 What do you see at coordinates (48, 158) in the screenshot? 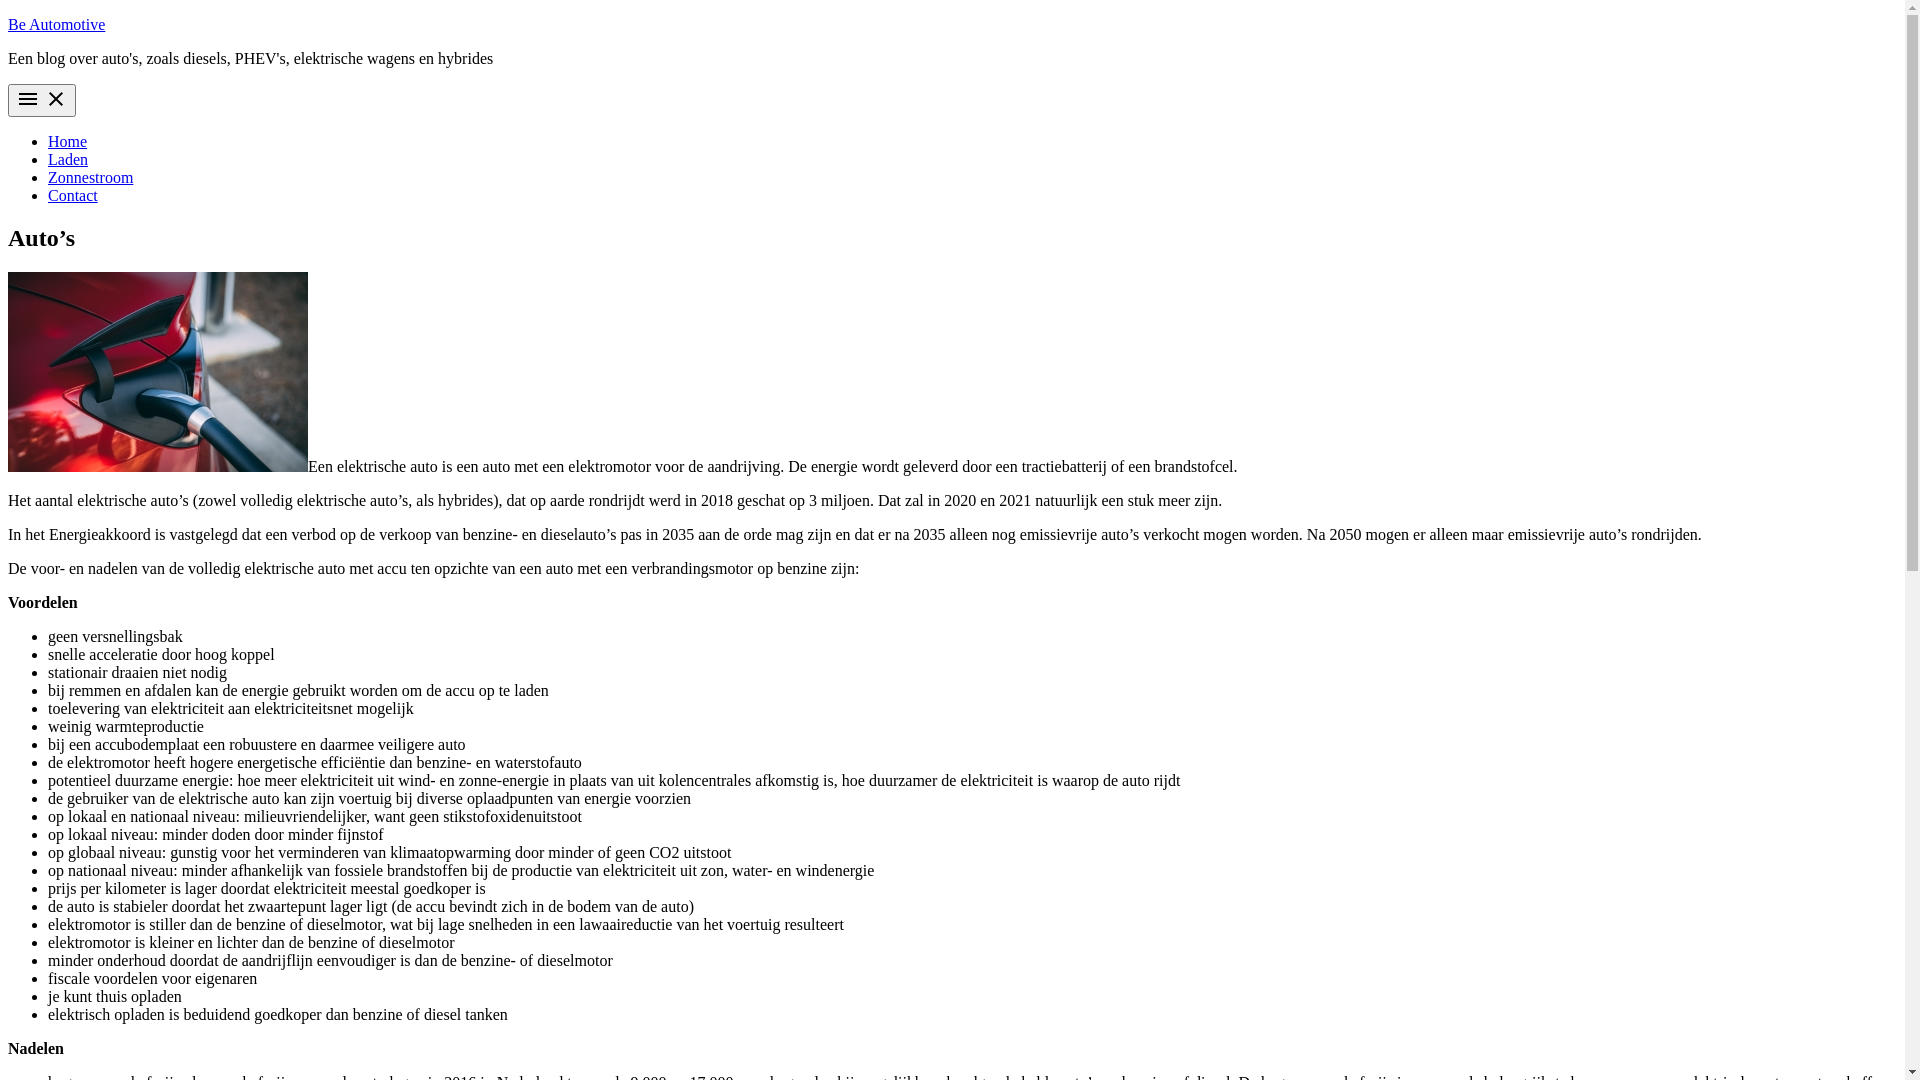
I see `'Laden'` at bounding box center [48, 158].